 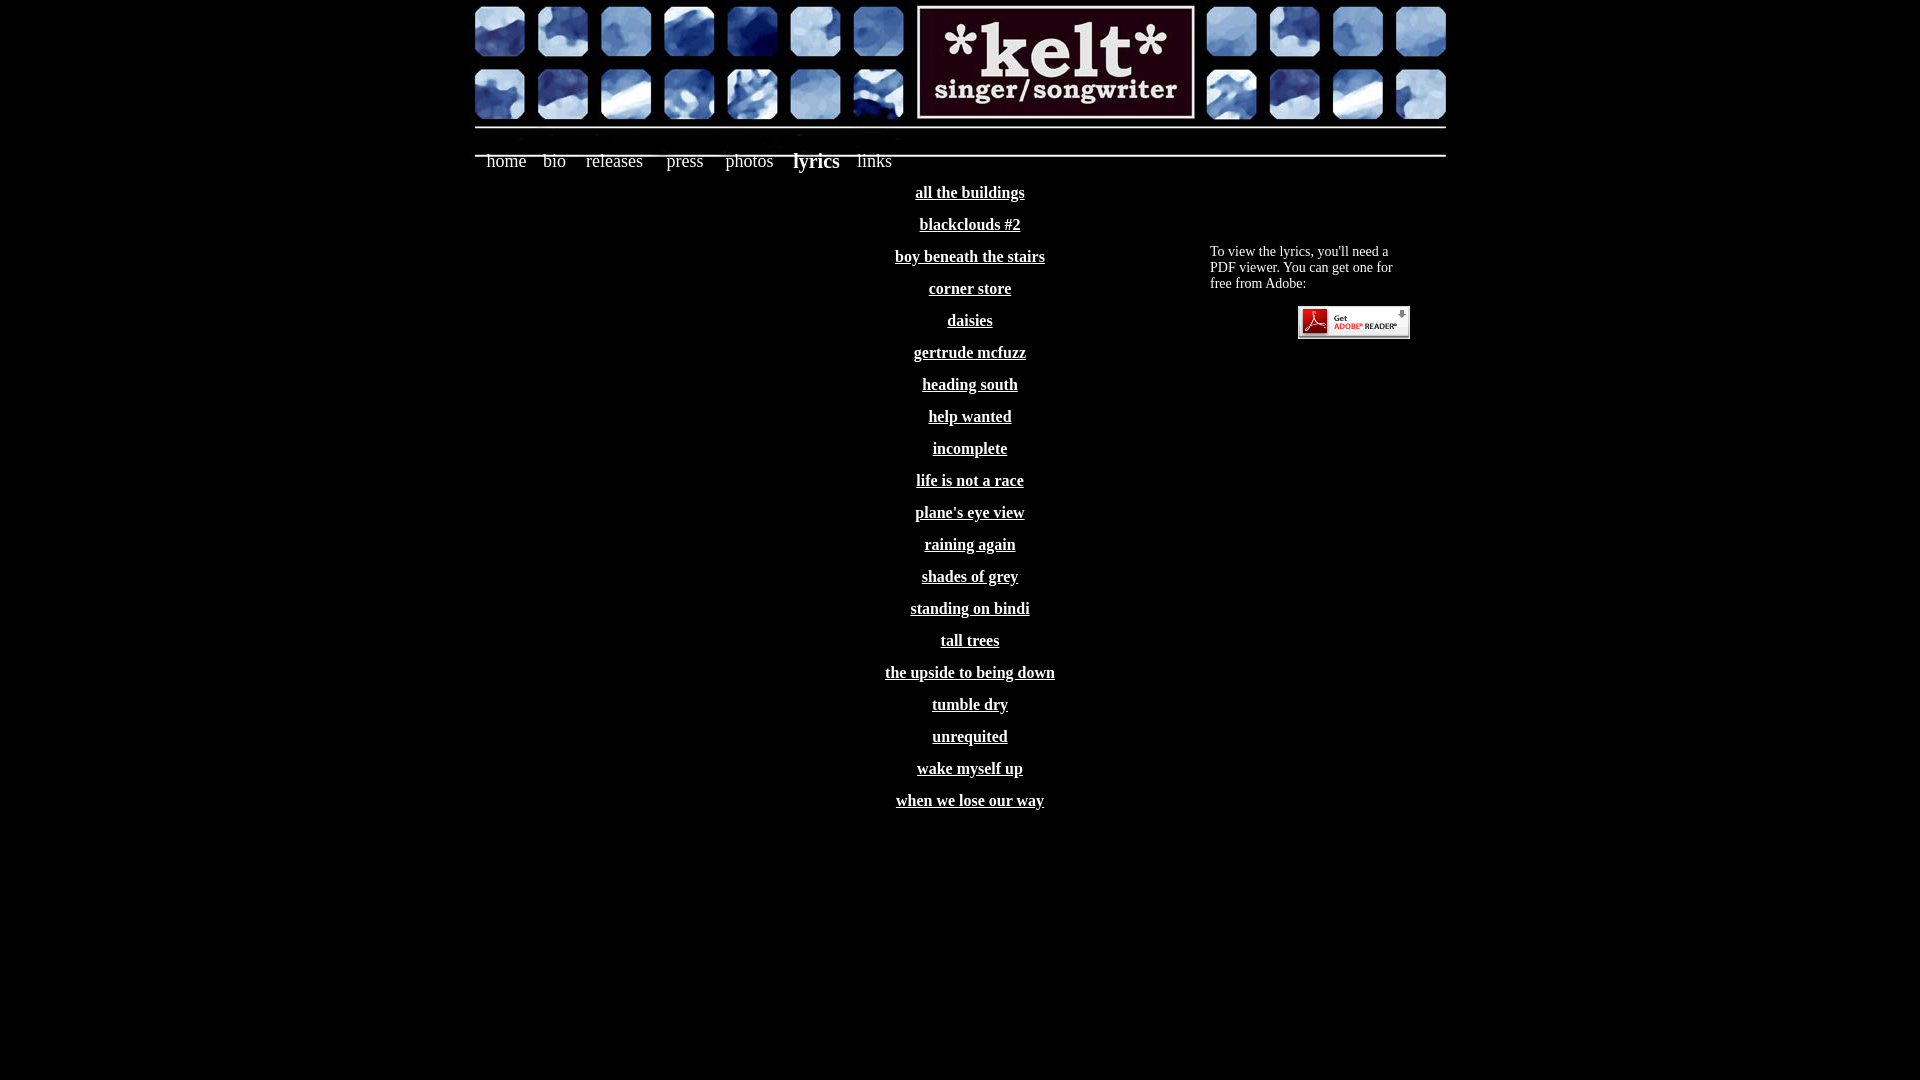 What do you see at coordinates (969, 255) in the screenshot?
I see `'boy beneath the stairs'` at bounding box center [969, 255].